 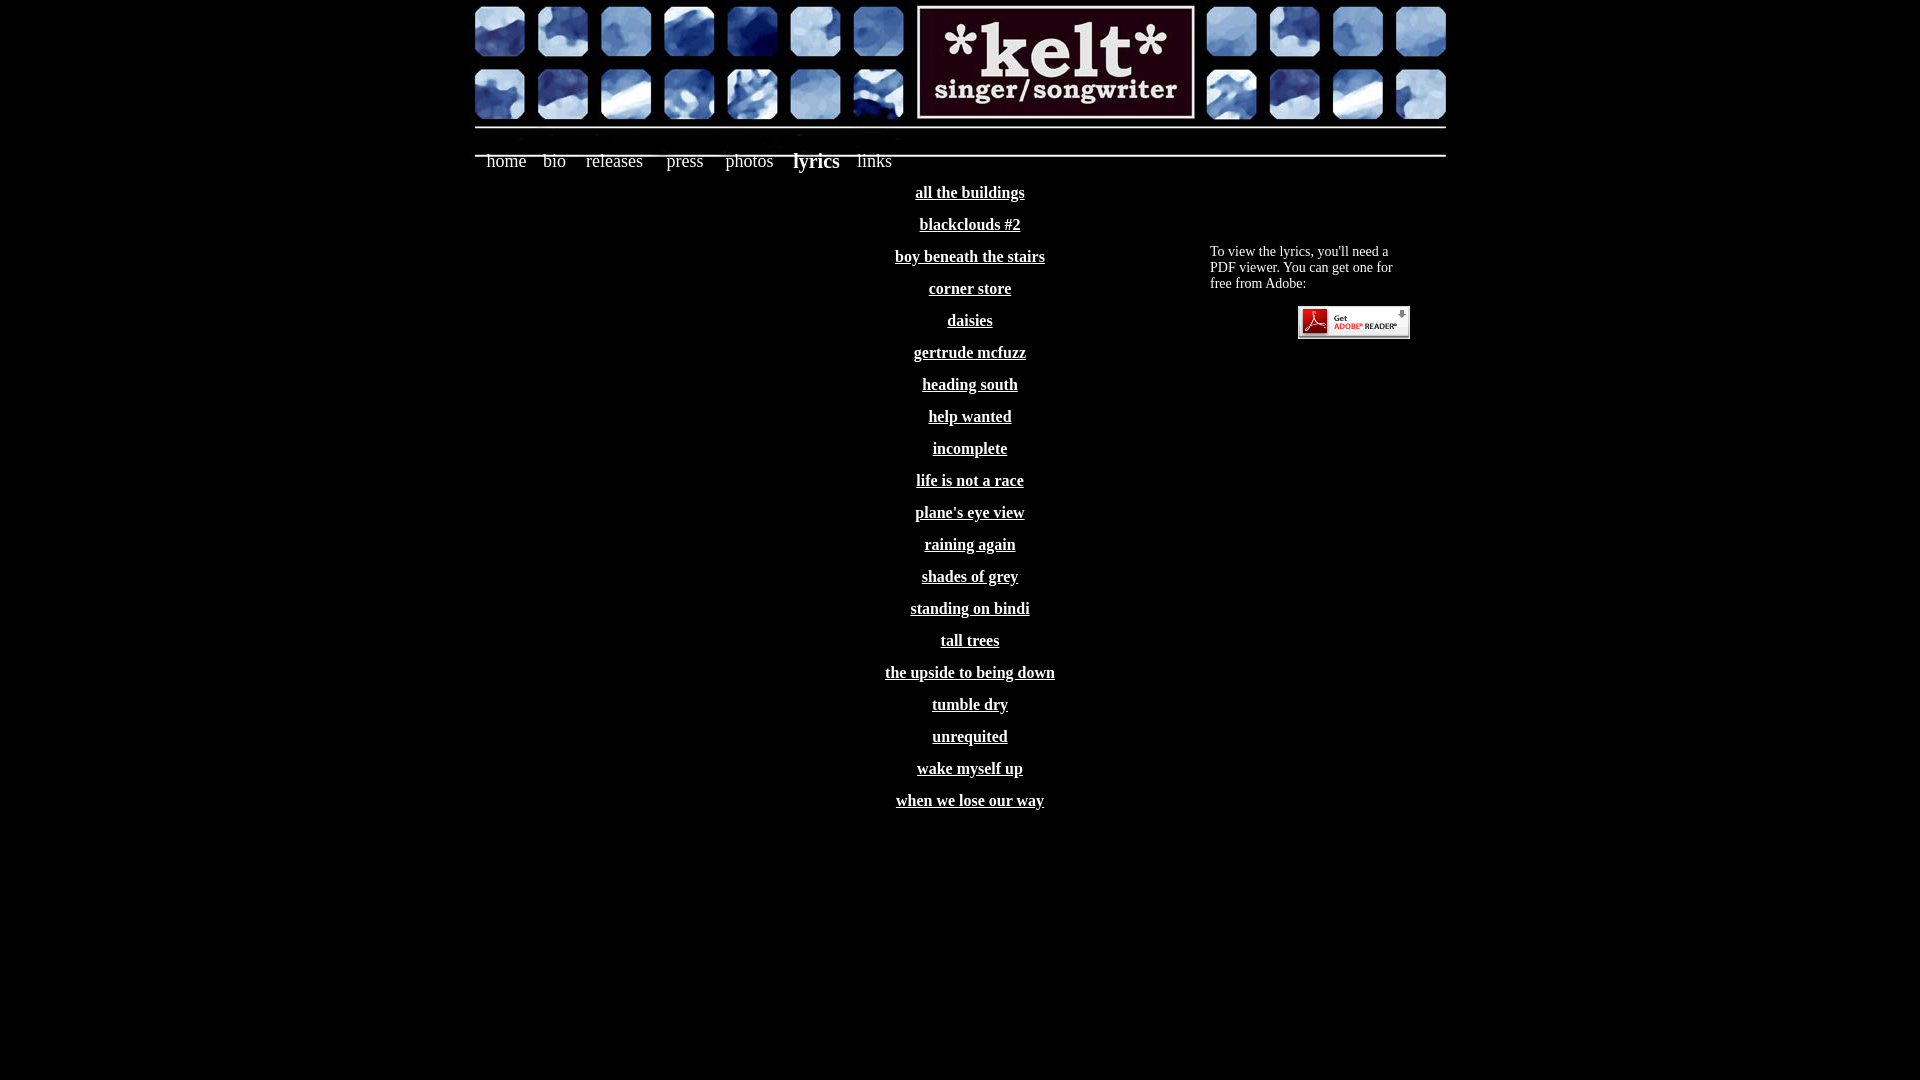 What do you see at coordinates (969, 255) in the screenshot?
I see `'boy beneath the stairs'` at bounding box center [969, 255].